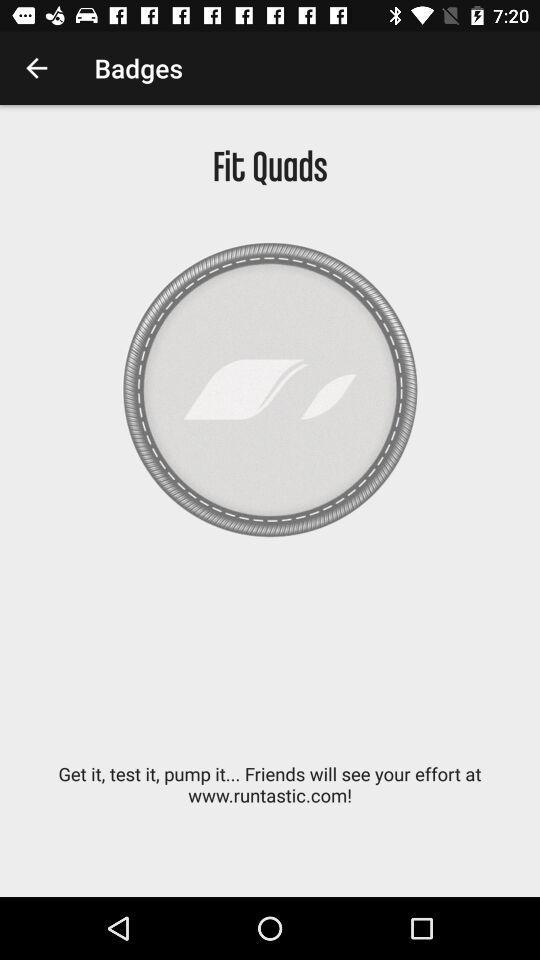  I want to click on the icon above the fit quads, so click(36, 68).